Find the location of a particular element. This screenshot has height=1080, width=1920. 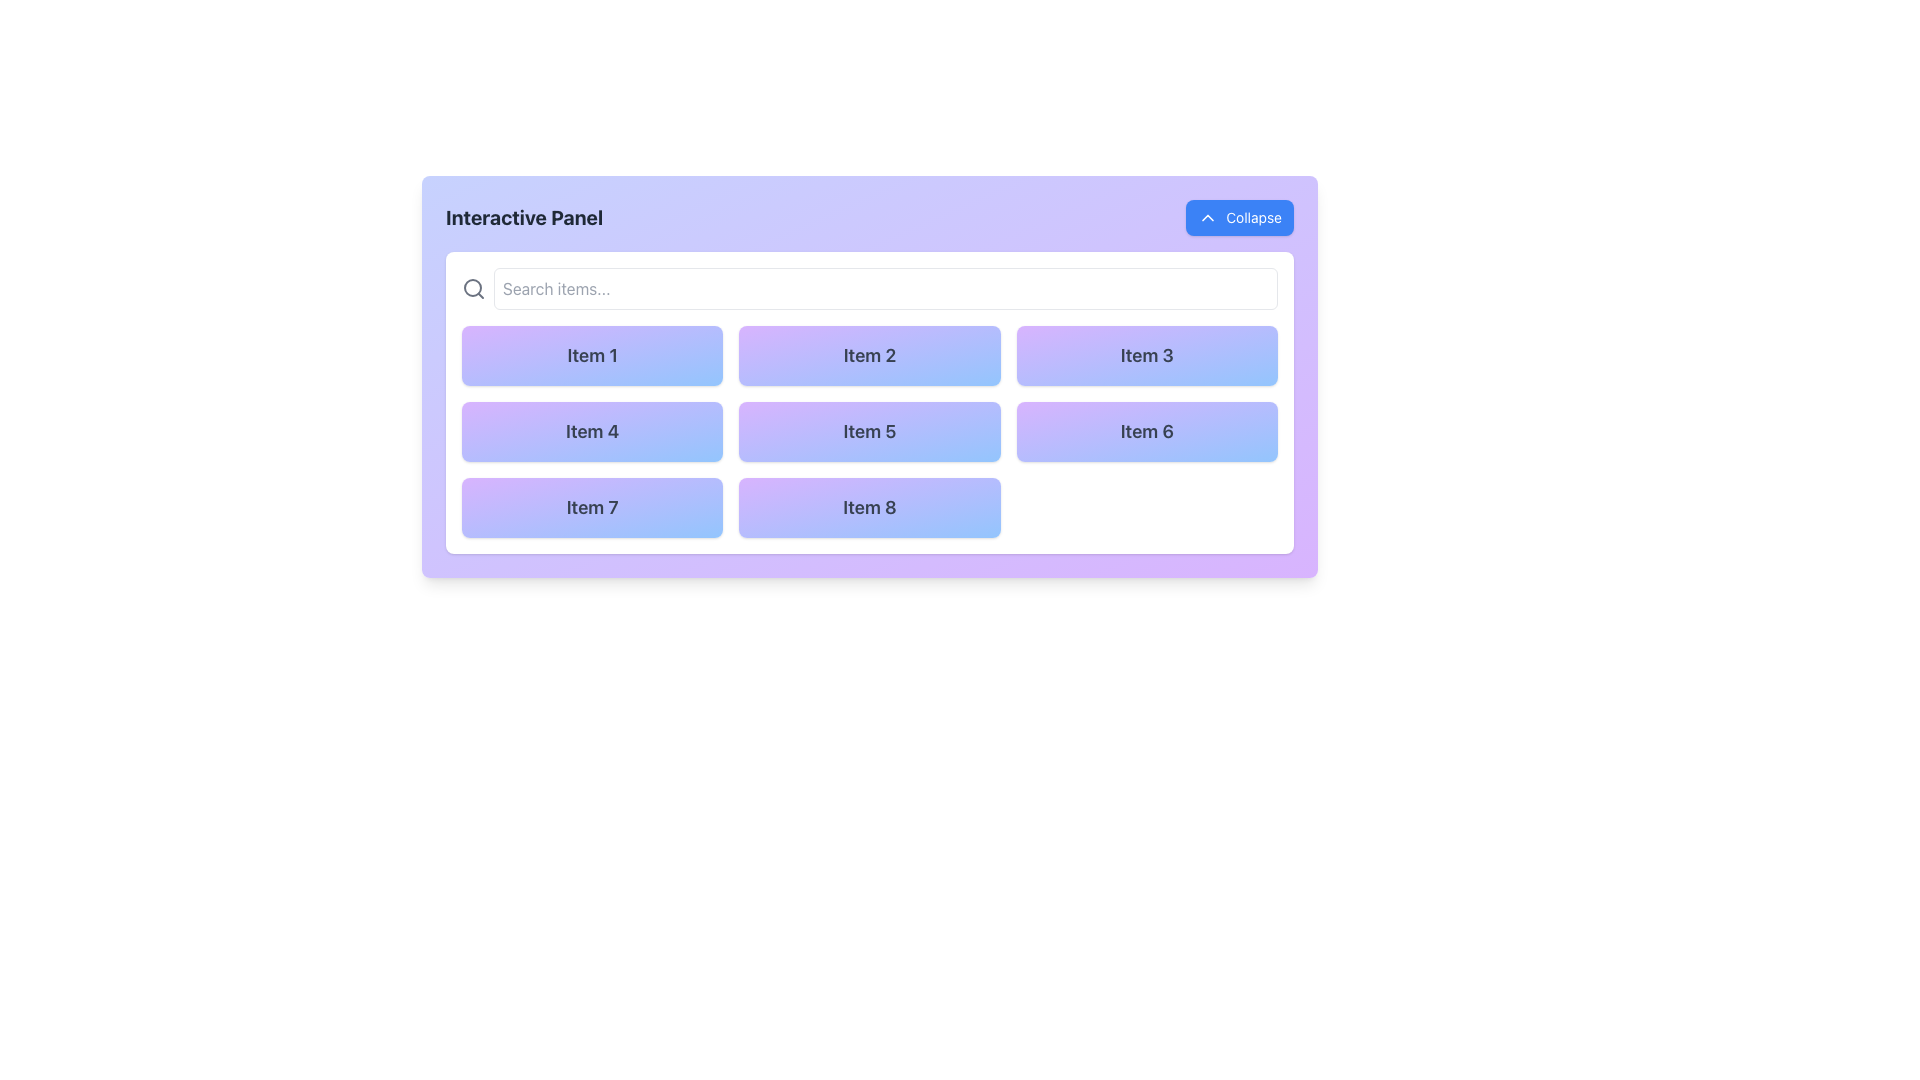

the card or list item component with the text 'Item 8', which is the last item in the grid layout located in the bottom-right corner of a 4x2 grid is located at coordinates (869, 507).